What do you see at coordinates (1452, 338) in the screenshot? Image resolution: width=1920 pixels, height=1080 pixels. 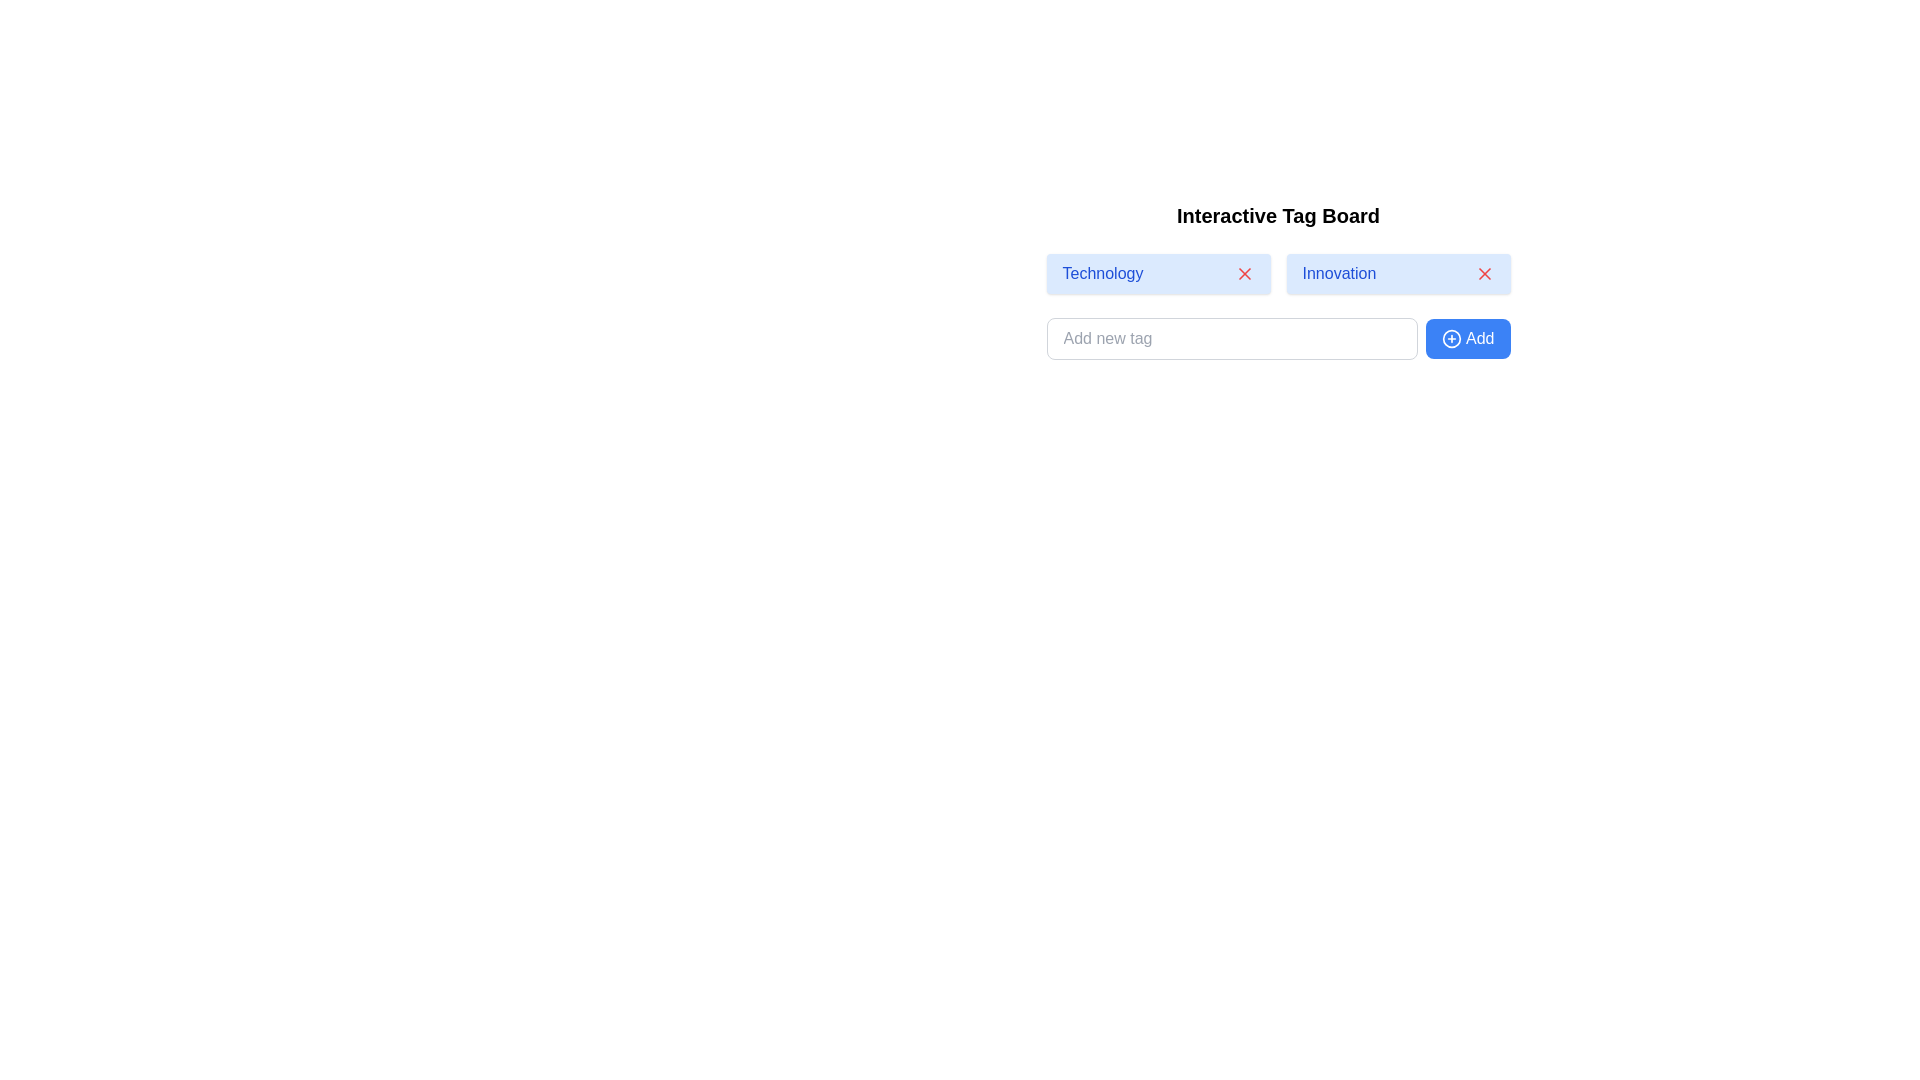 I see `the circular SVG element representing the 'Add' action, which is part of the button next to the input field for adding tags` at bounding box center [1452, 338].